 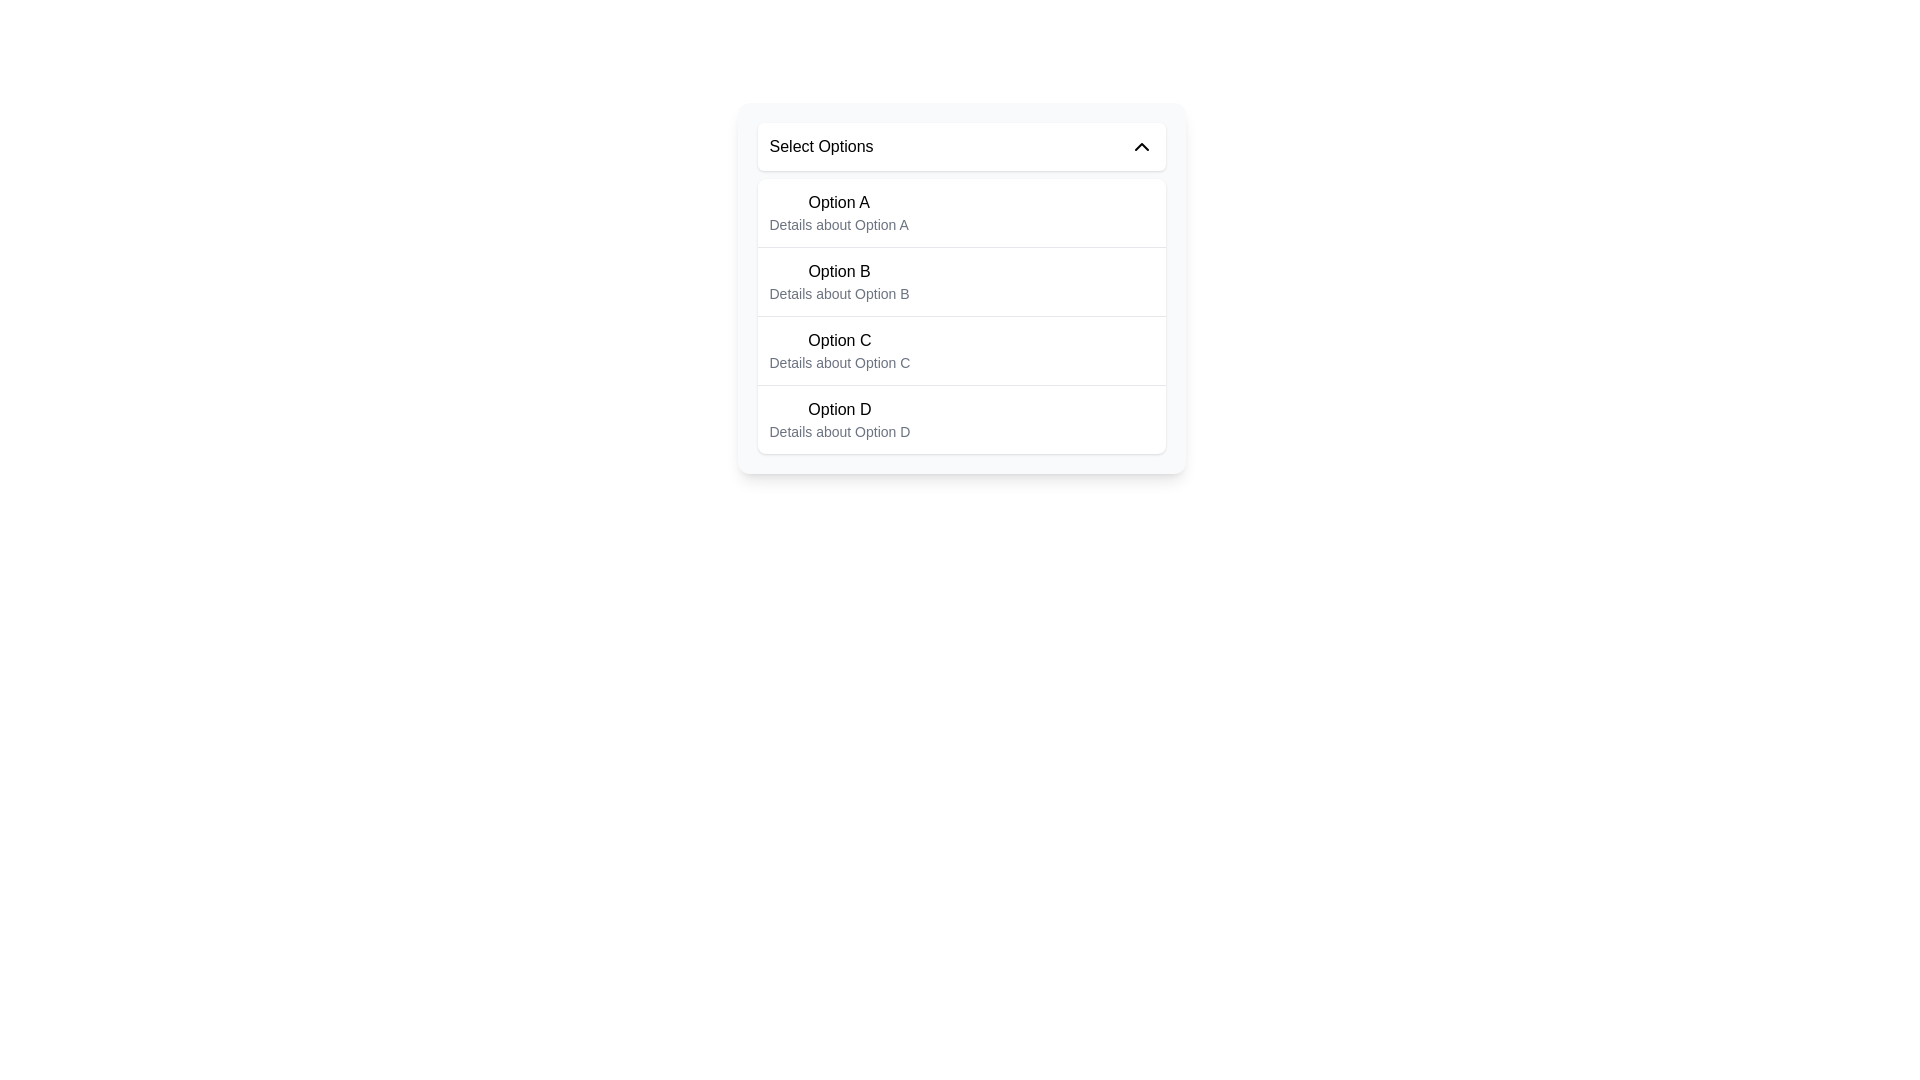 What do you see at coordinates (961, 212) in the screenshot?
I see `the first selectable option 'Option A' in the dropdown menu` at bounding box center [961, 212].